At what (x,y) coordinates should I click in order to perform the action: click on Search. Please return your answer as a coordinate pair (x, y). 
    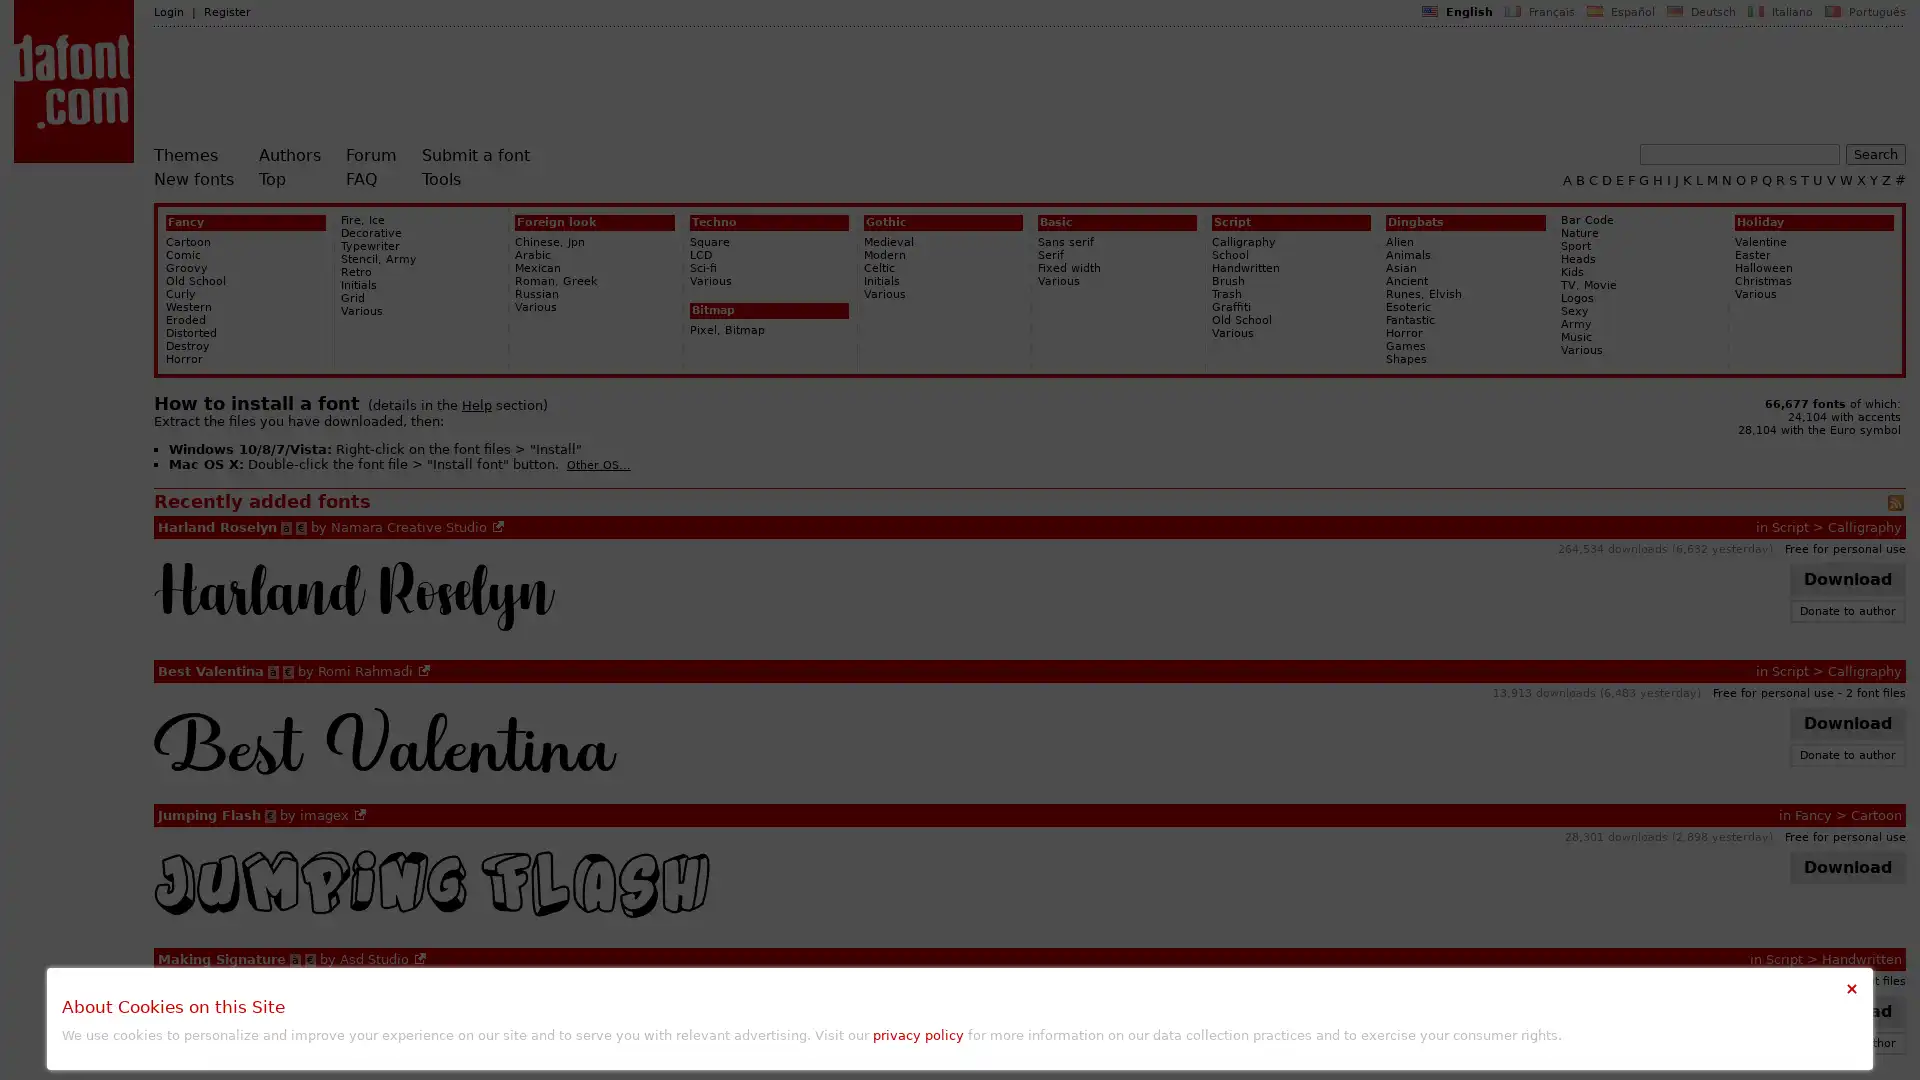
    Looking at the image, I should click on (1875, 153).